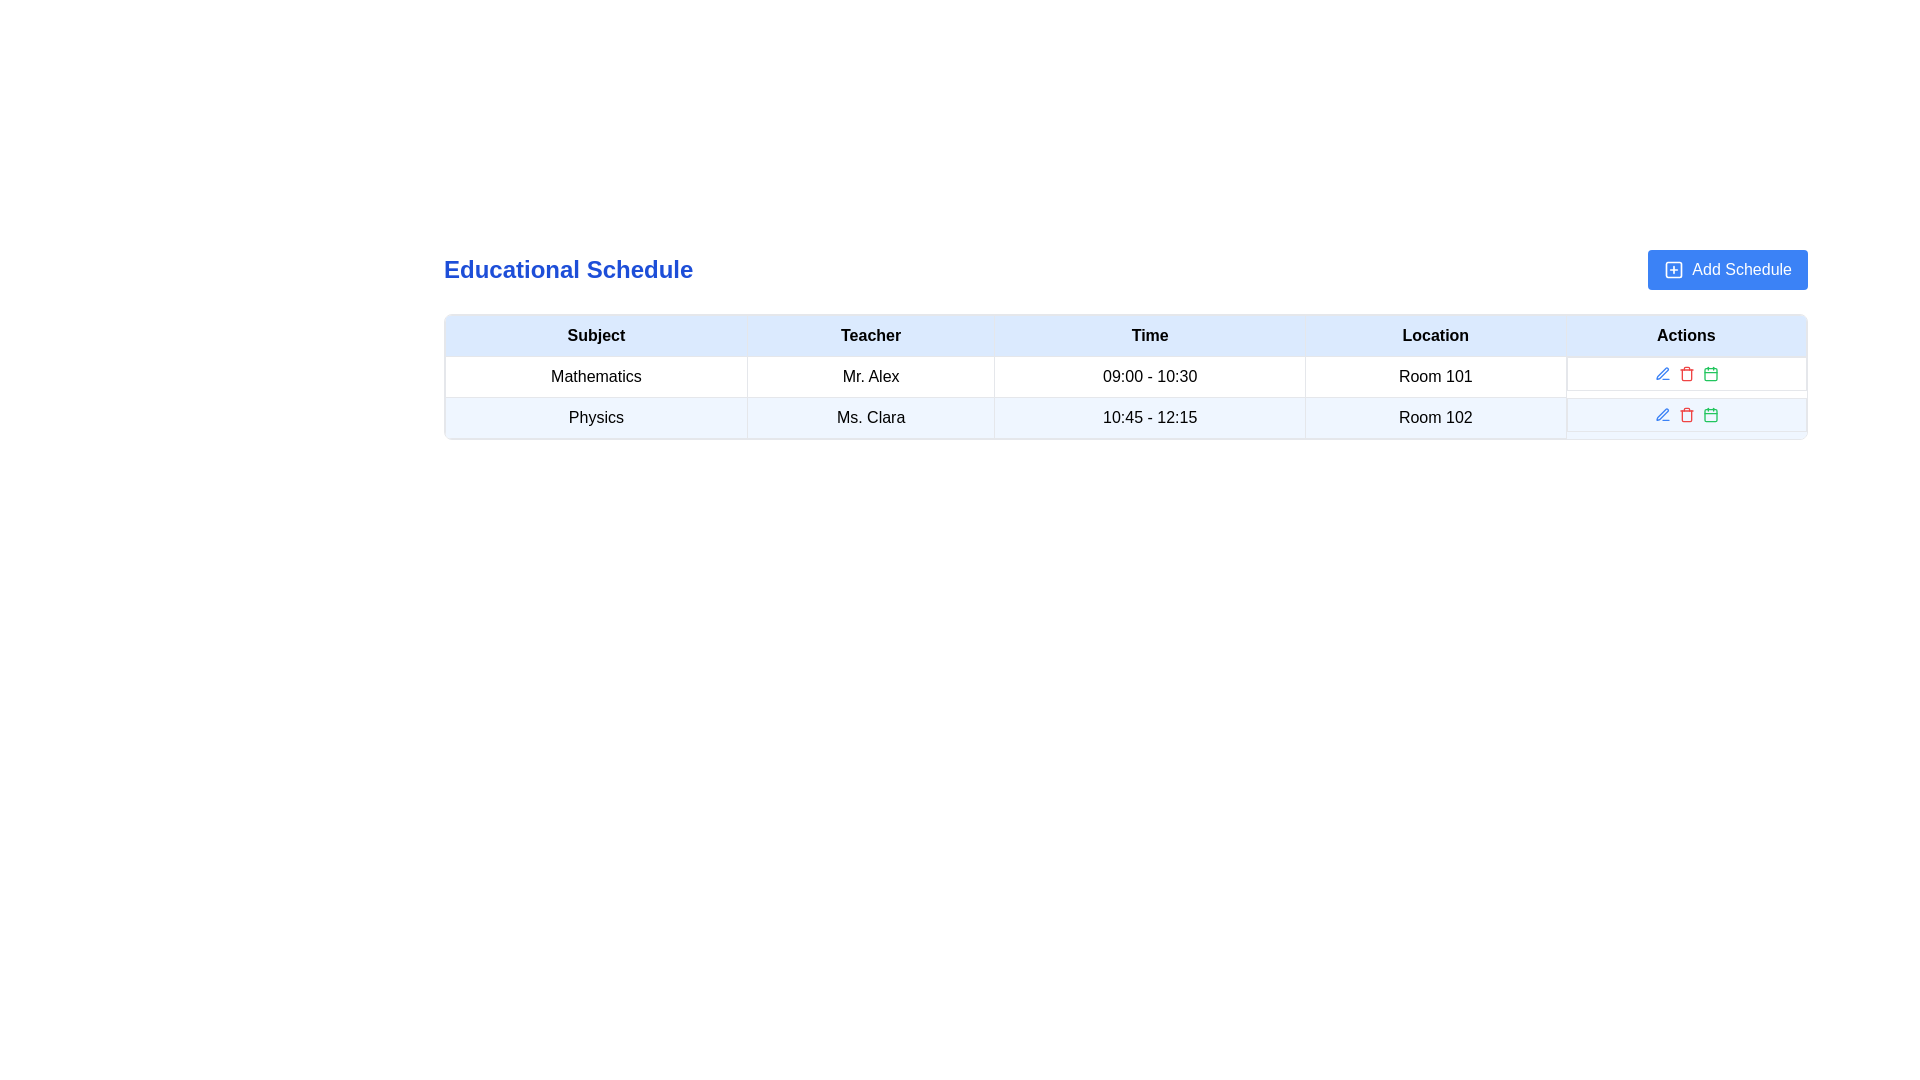 The width and height of the screenshot is (1920, 1080). I want to click on the Text label displaying the time range '09:00 - 10:30' in the table cell, which is aligned with the 'Mathematics' subject and 'Mr. Alex' teacher name, so click(1150, 377).